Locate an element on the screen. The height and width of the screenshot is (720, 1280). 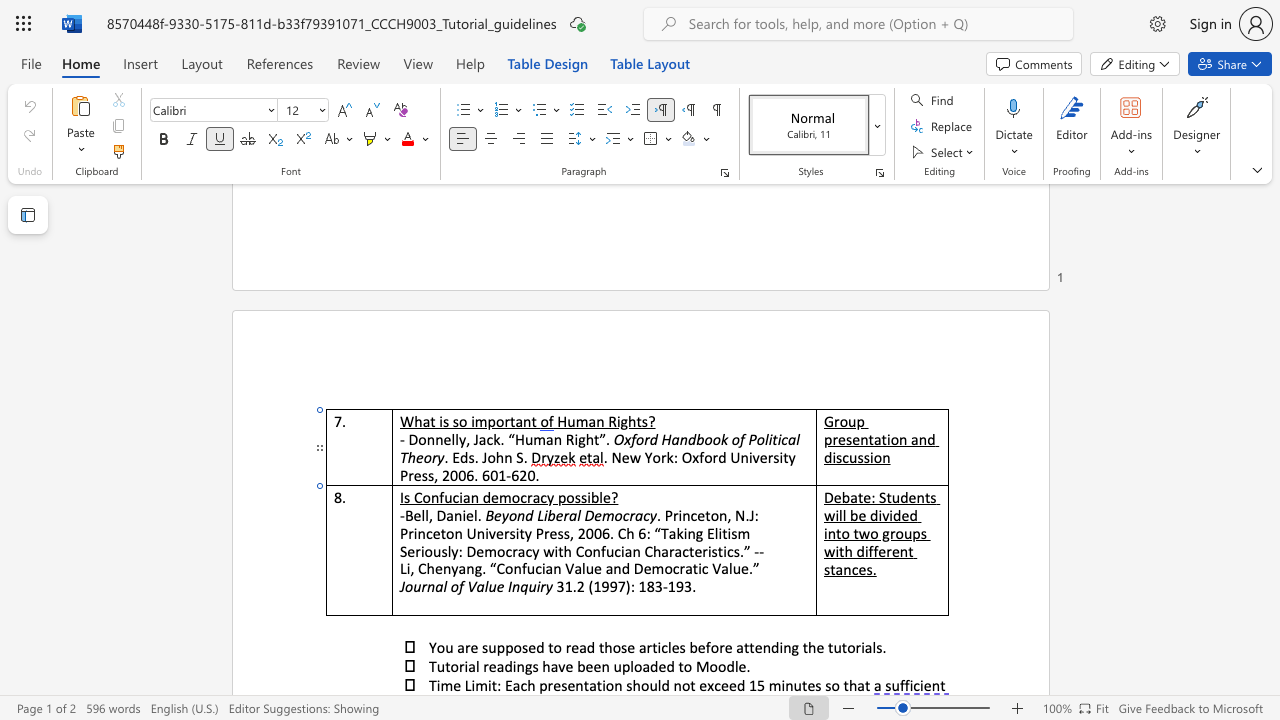
the 2th character "n" in the text is located at coordinates (473, 496).